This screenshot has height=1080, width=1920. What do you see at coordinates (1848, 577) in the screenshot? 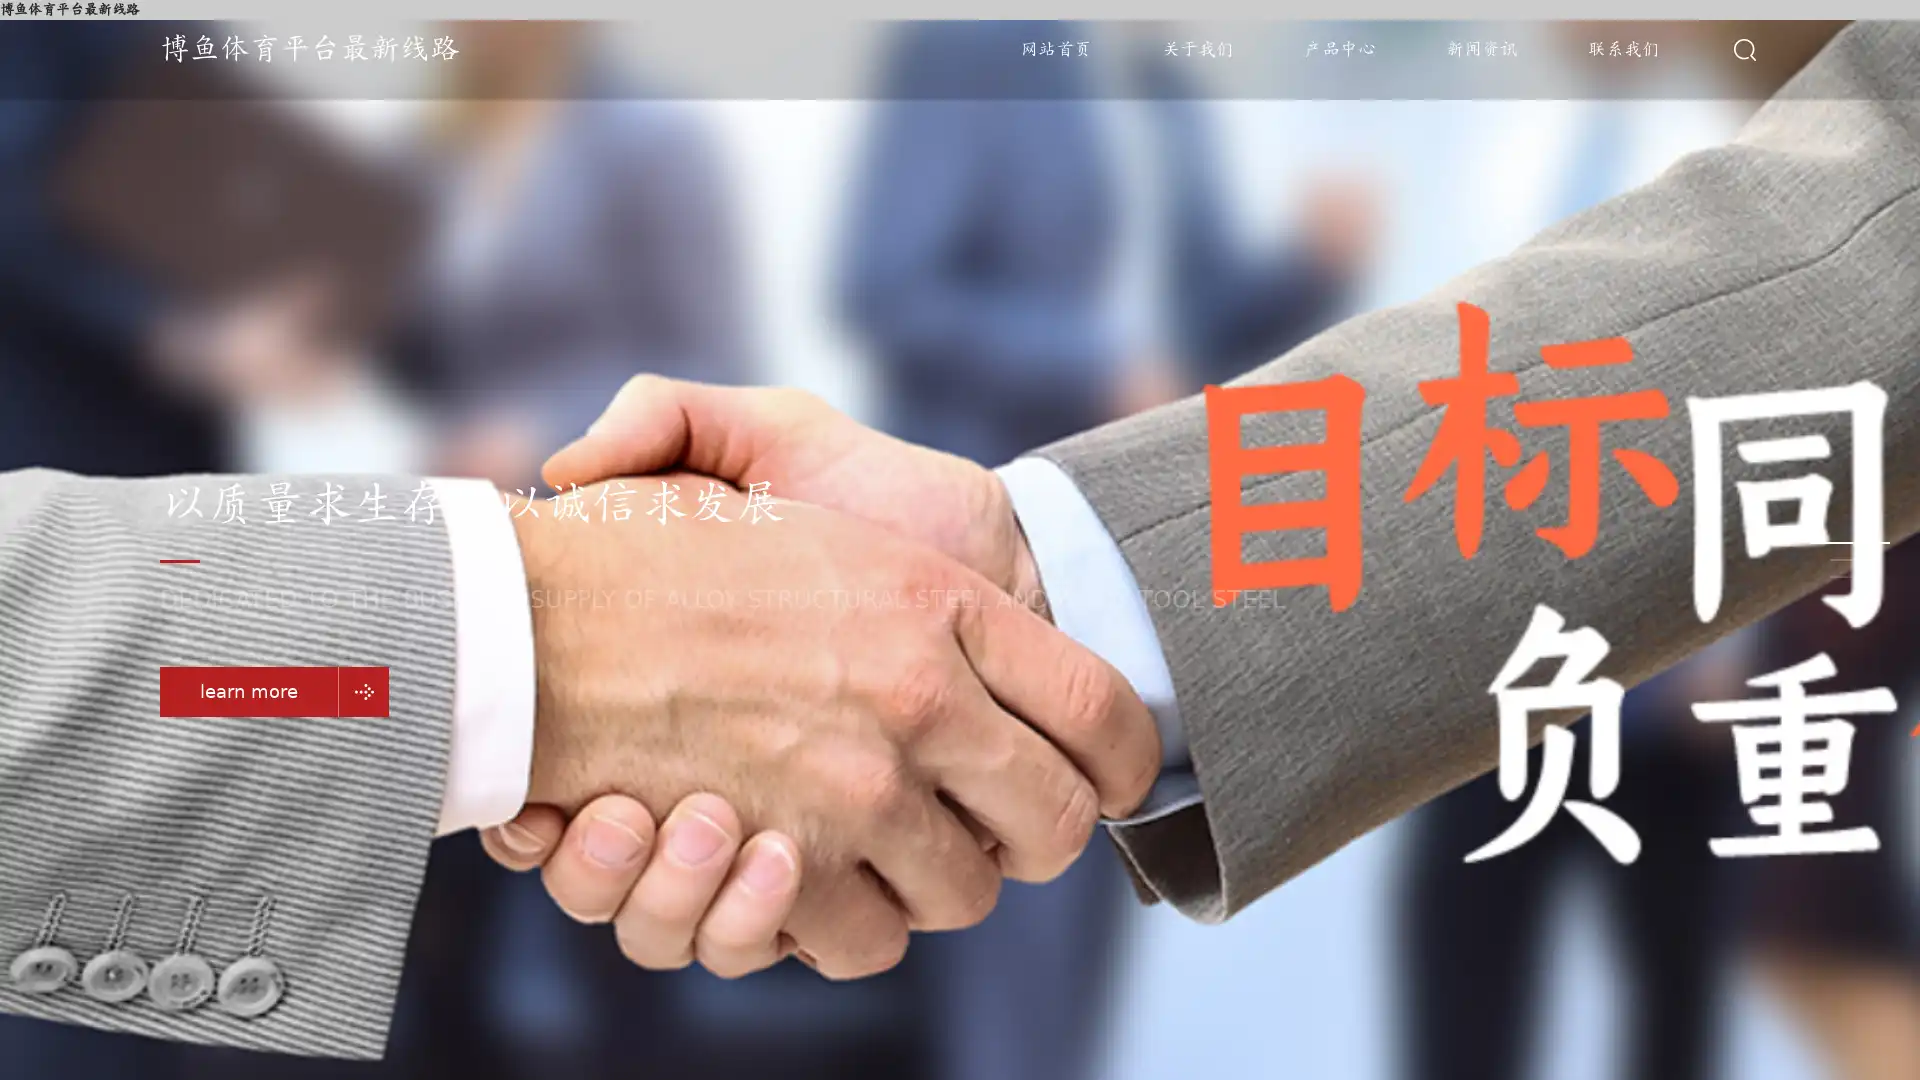
I see `Go to slide 3` at bounding box center [1848, 577].